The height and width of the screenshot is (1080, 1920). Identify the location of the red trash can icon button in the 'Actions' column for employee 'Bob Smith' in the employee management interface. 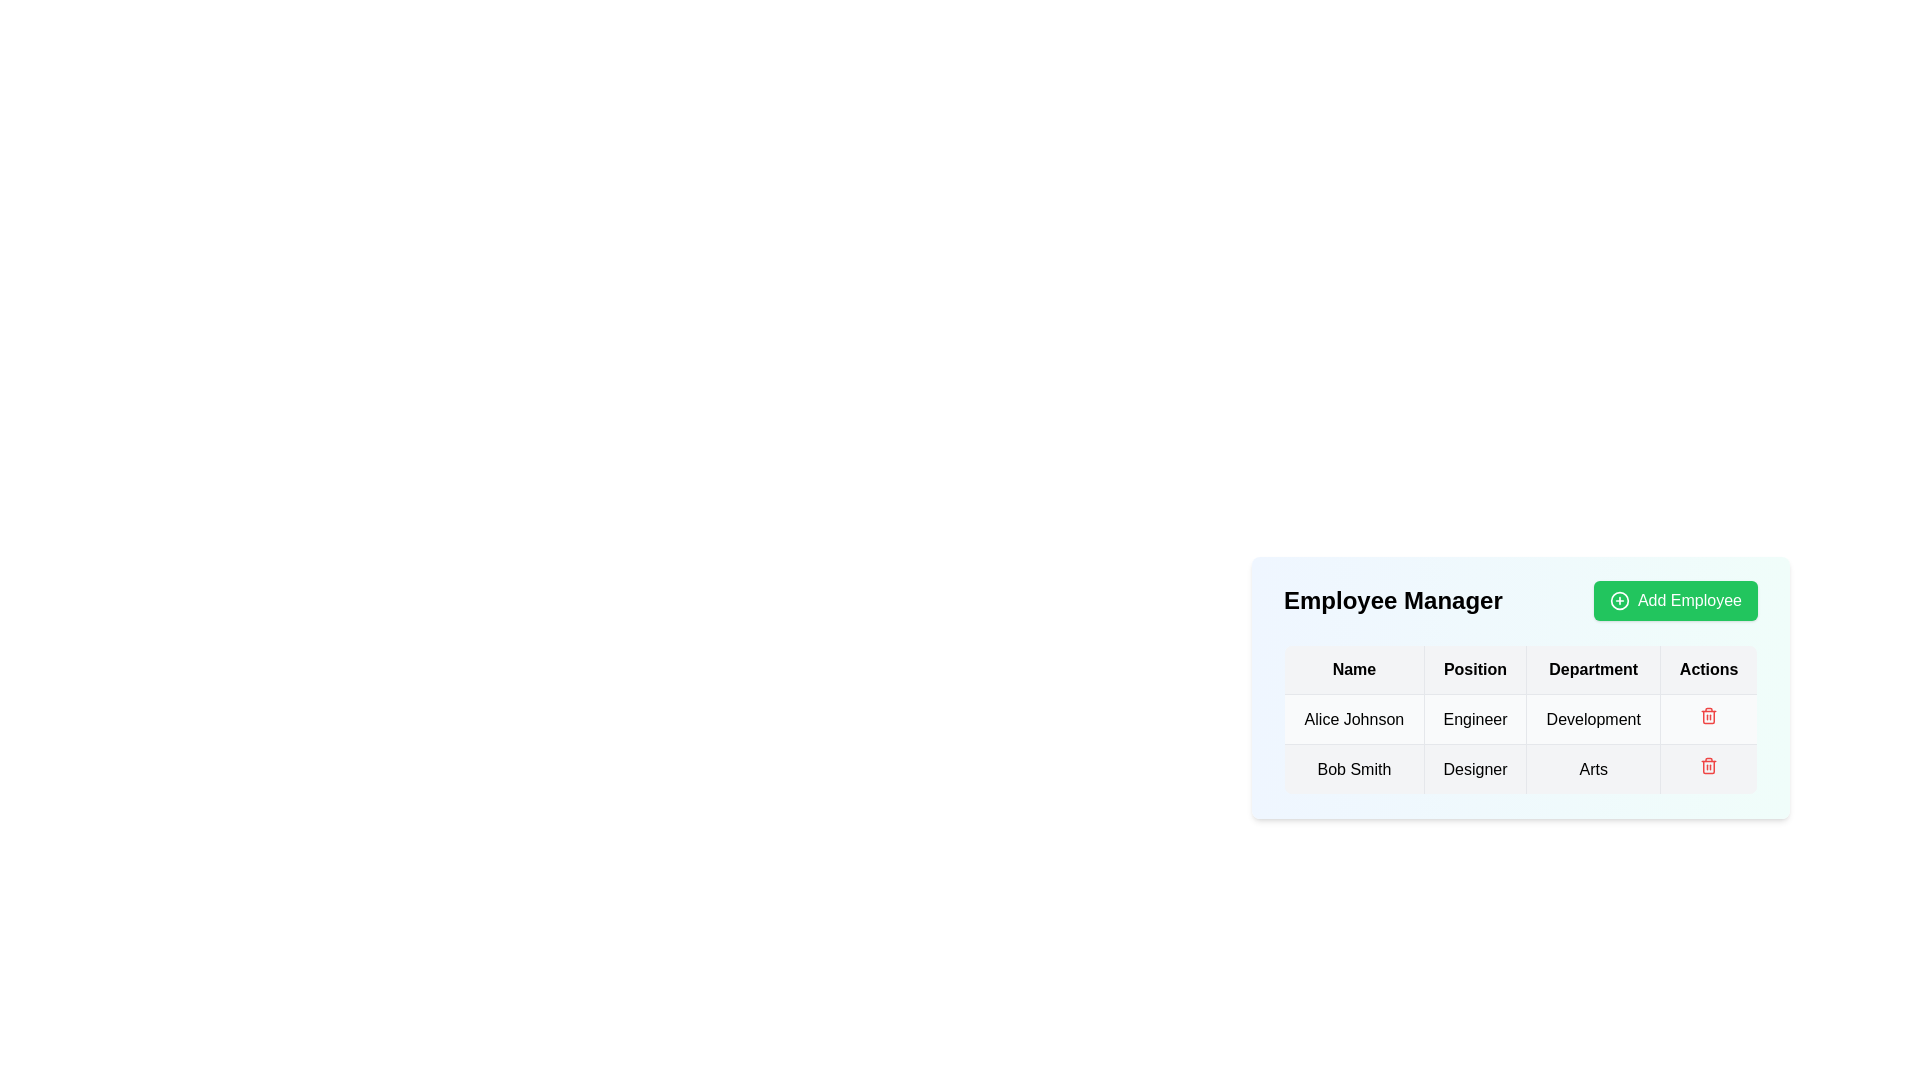
(1708, 768).